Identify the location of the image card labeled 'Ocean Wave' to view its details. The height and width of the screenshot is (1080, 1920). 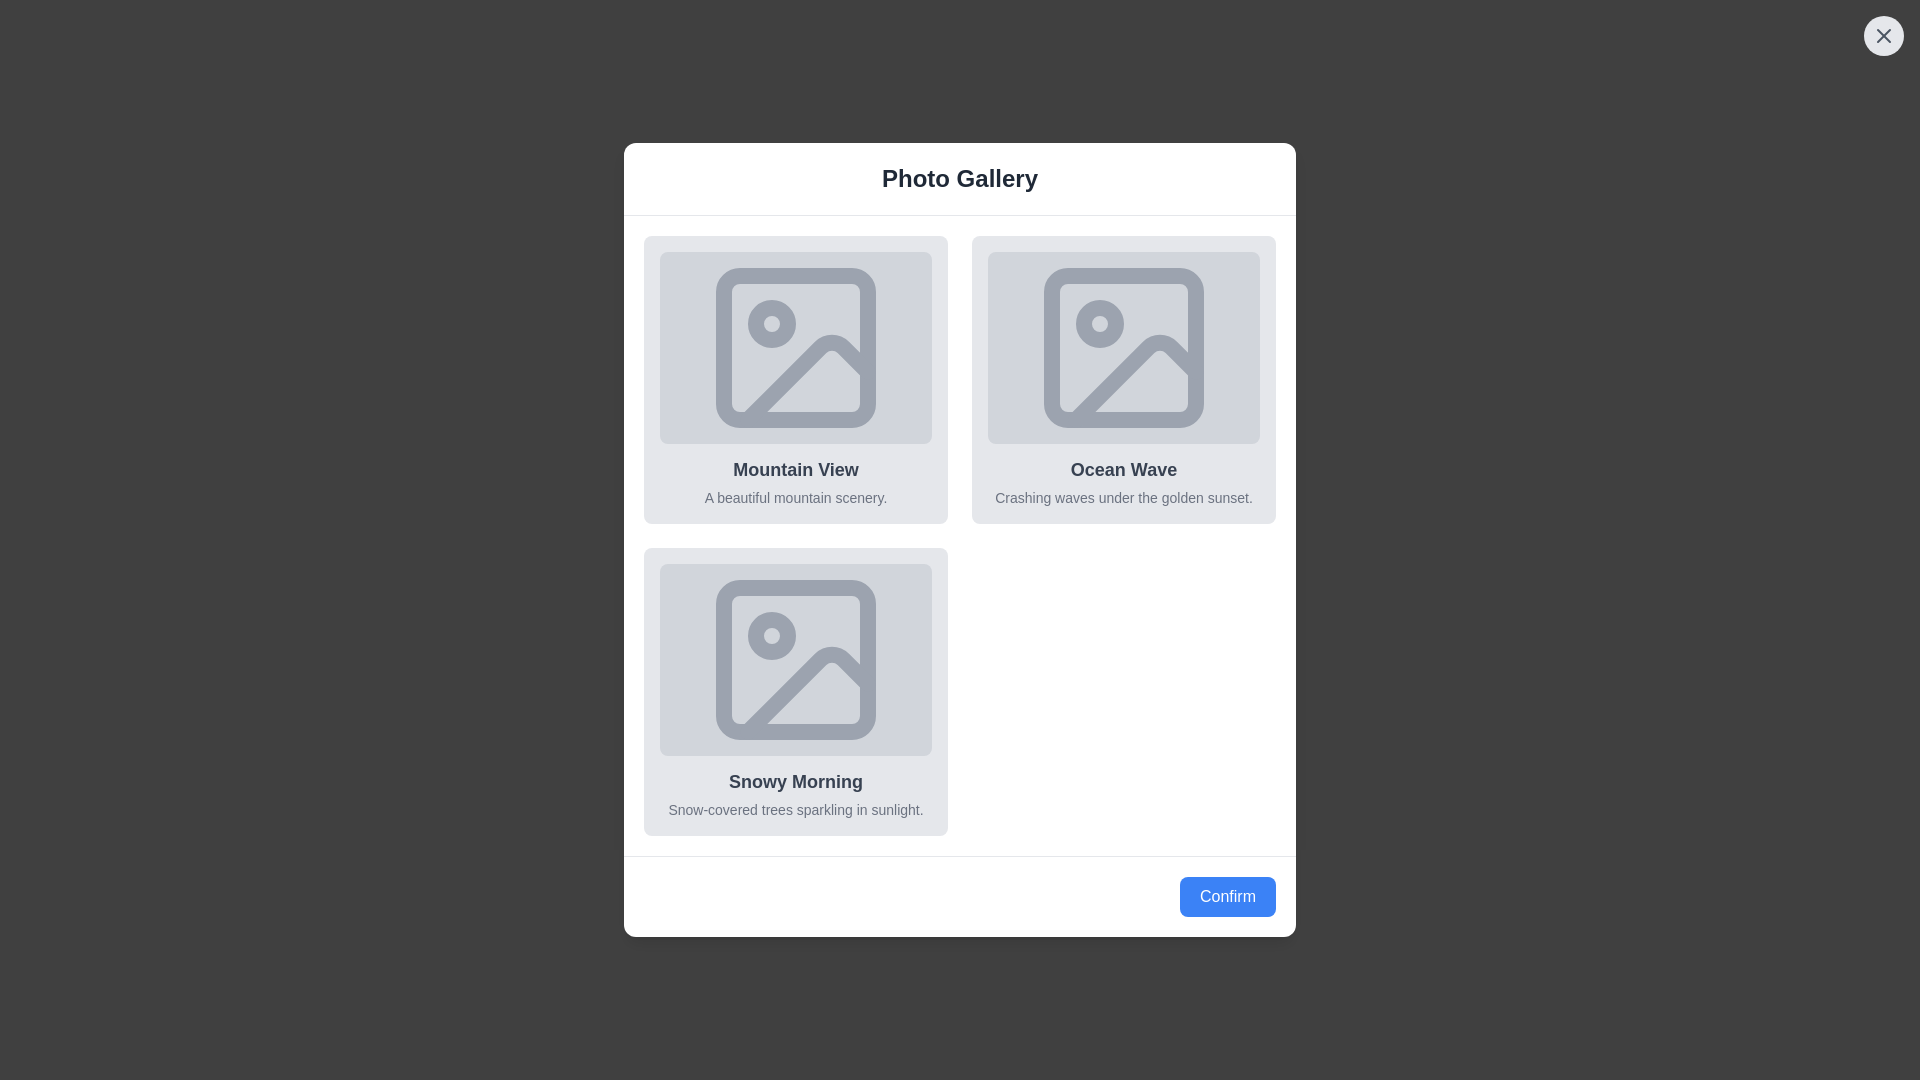
(1123, 380).